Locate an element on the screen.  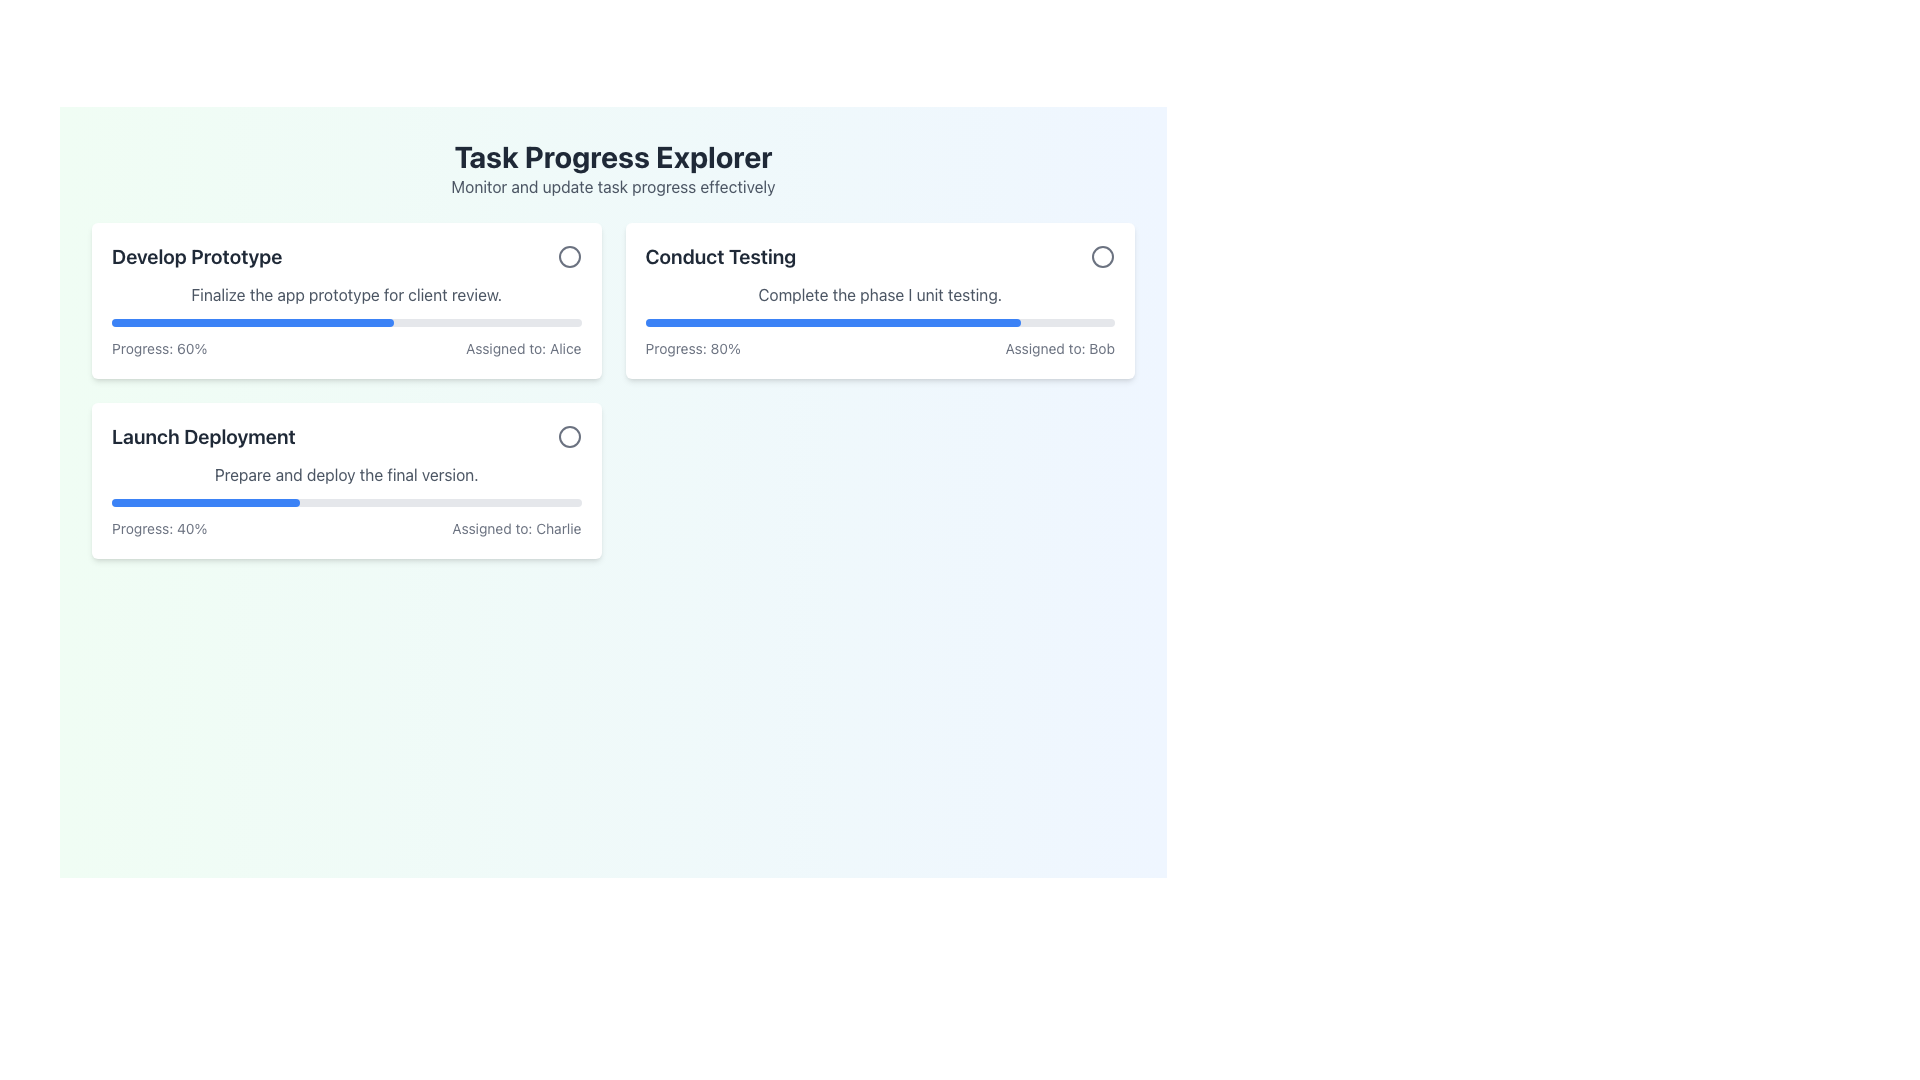
bold header text labeled 'Task Progress Explorer' which is prominently displayed at the top-center of the interface is located at coordinates (612, 156).